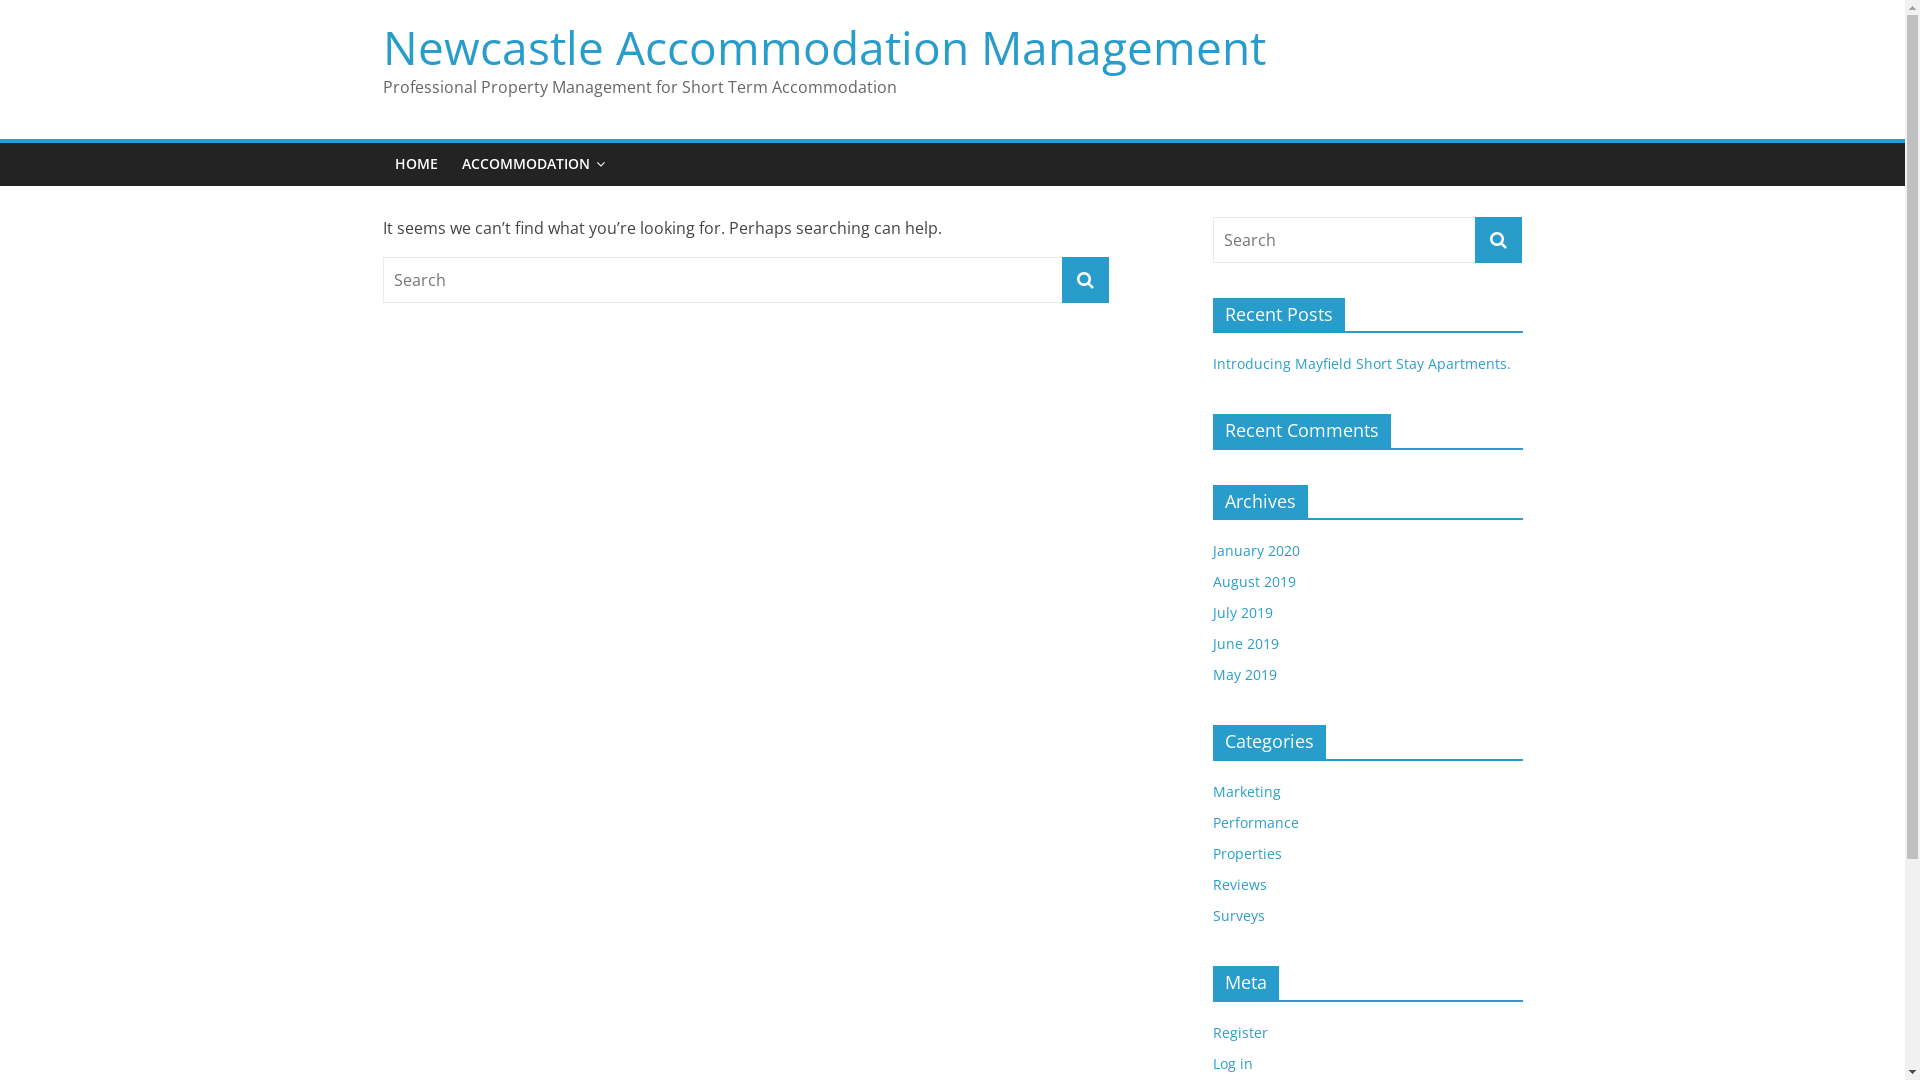 Image resolution: width=1920 pixels, height=1080 pixels. Describe the element at coordinates (1210, 1062) in the screenshot. I see `'Log in'` at that location.